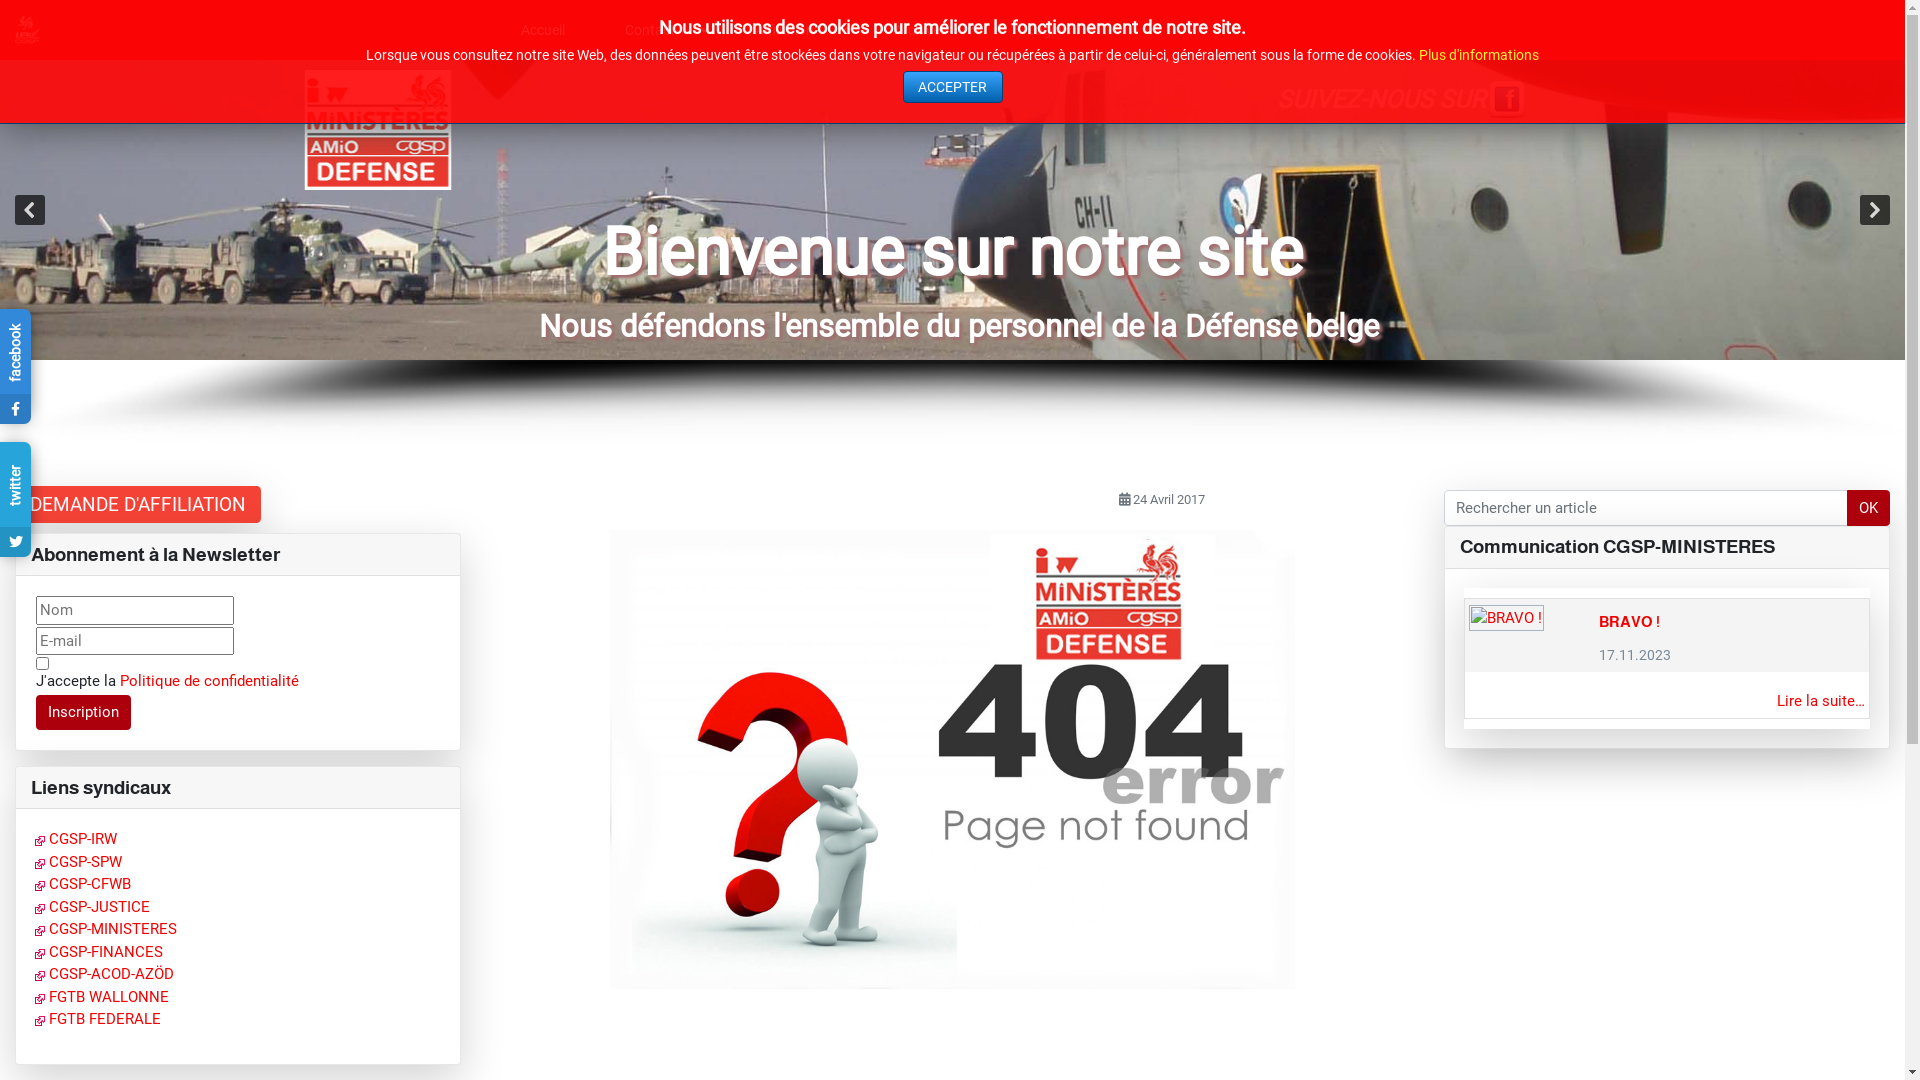 The height and width of the screenshot is (1080, 1920). What do you see at coordinates (137, 503) in the screenshot?
I see `'DEMANDE D'AFFILIATION'` at bounding box center [137, 503].